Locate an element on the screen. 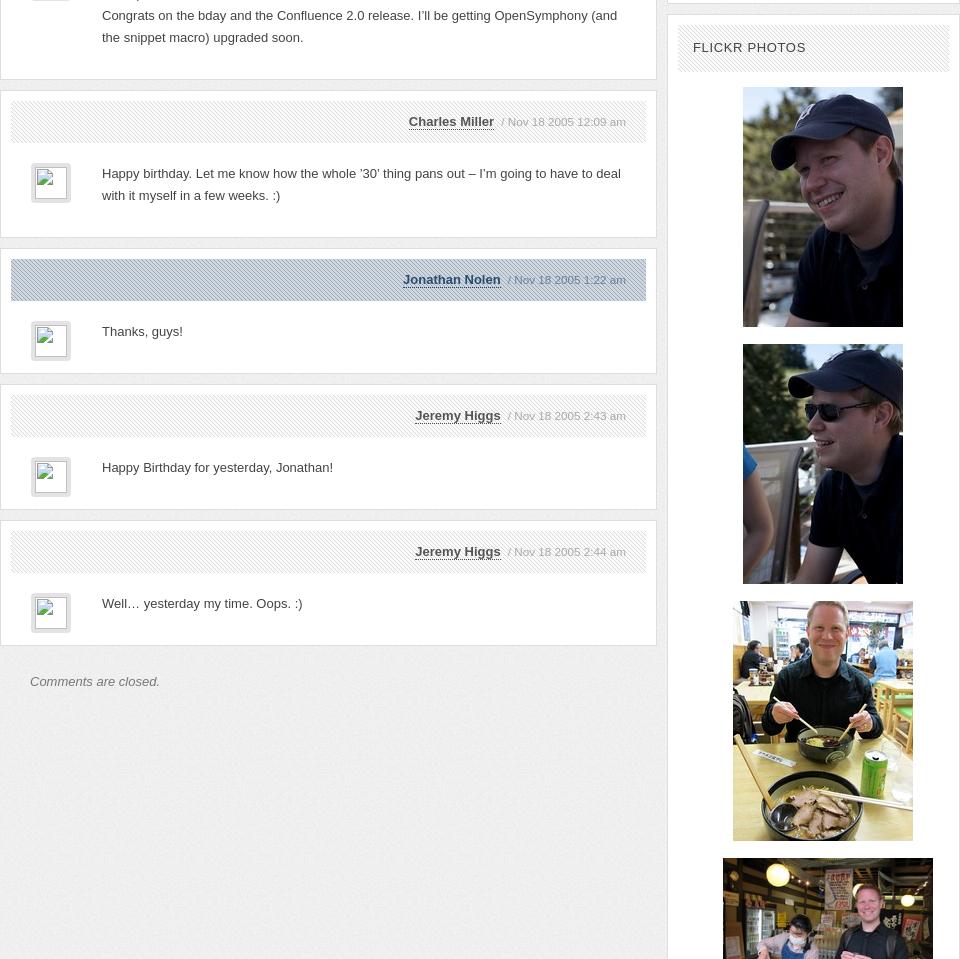  'Charles Miller' is located at coordinates (407, 121).